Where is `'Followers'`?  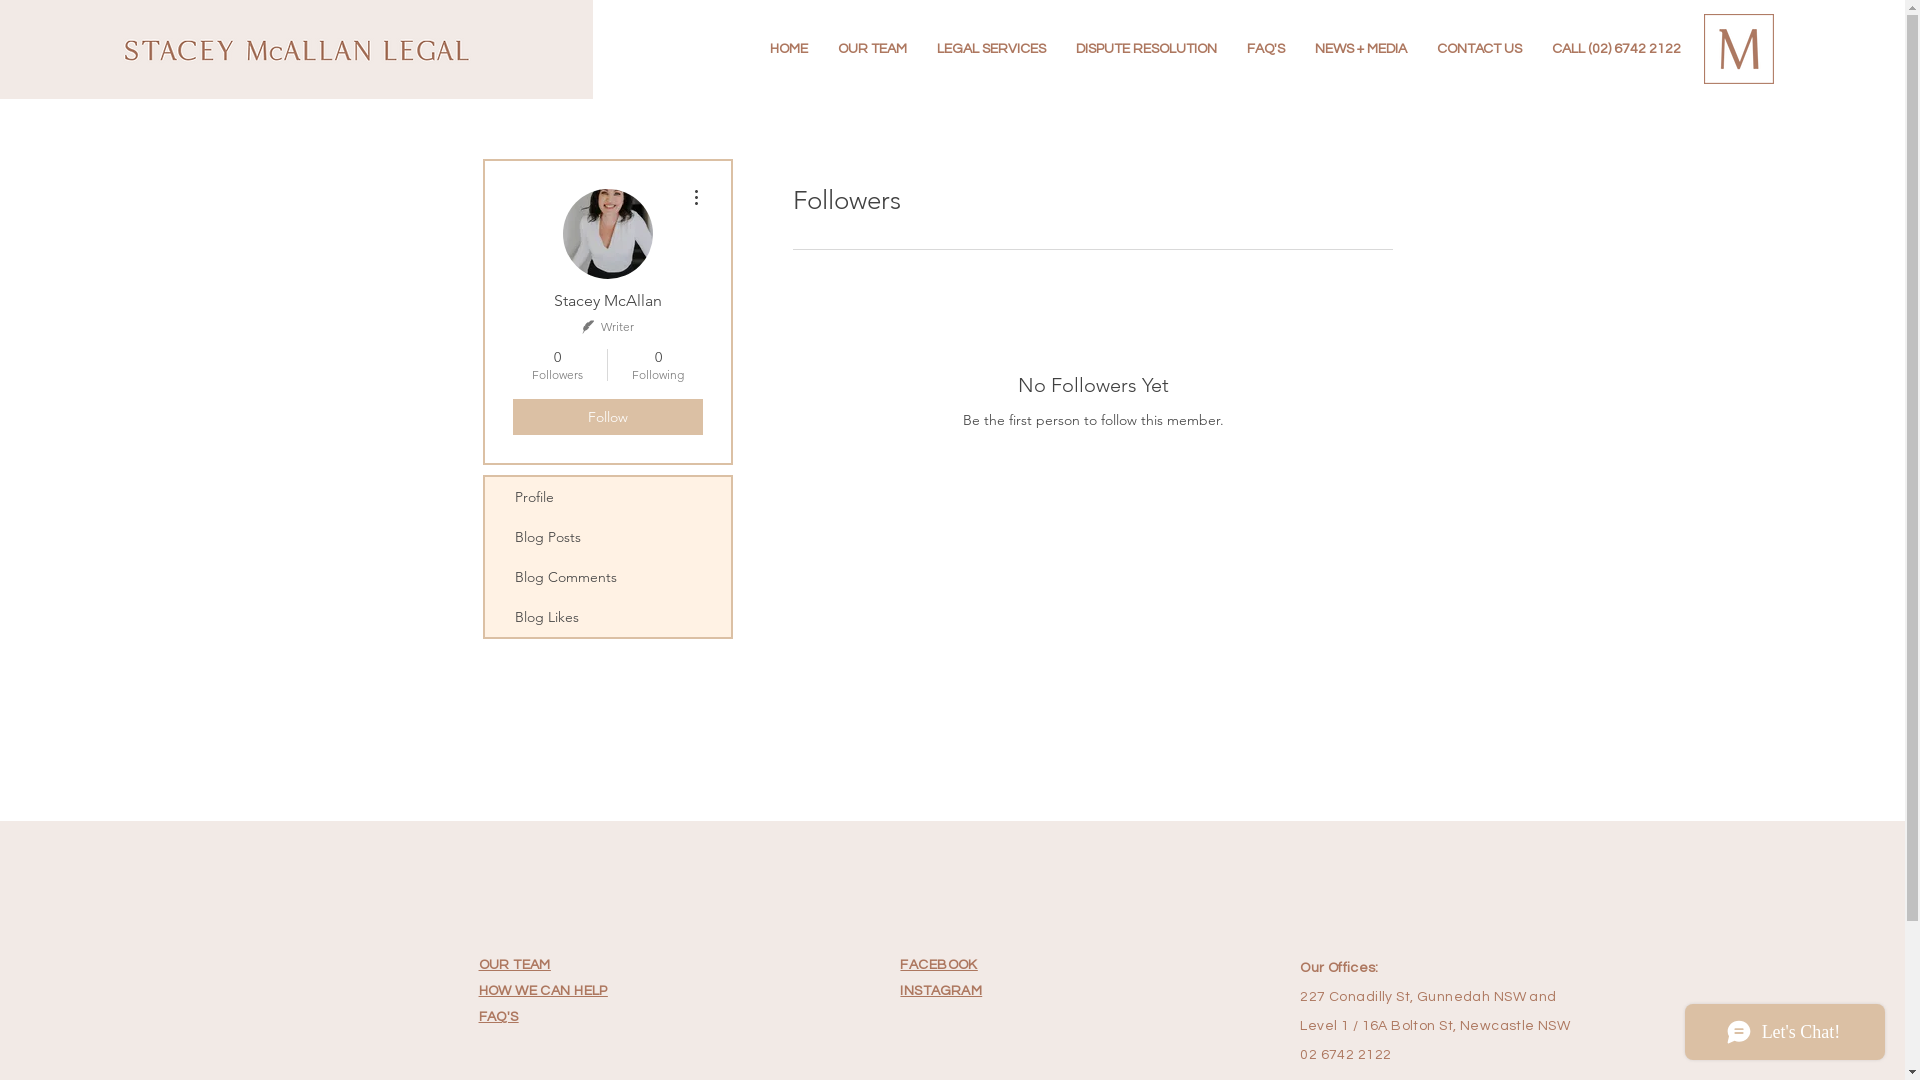 'Followers' is located at coordinates (761, 489).